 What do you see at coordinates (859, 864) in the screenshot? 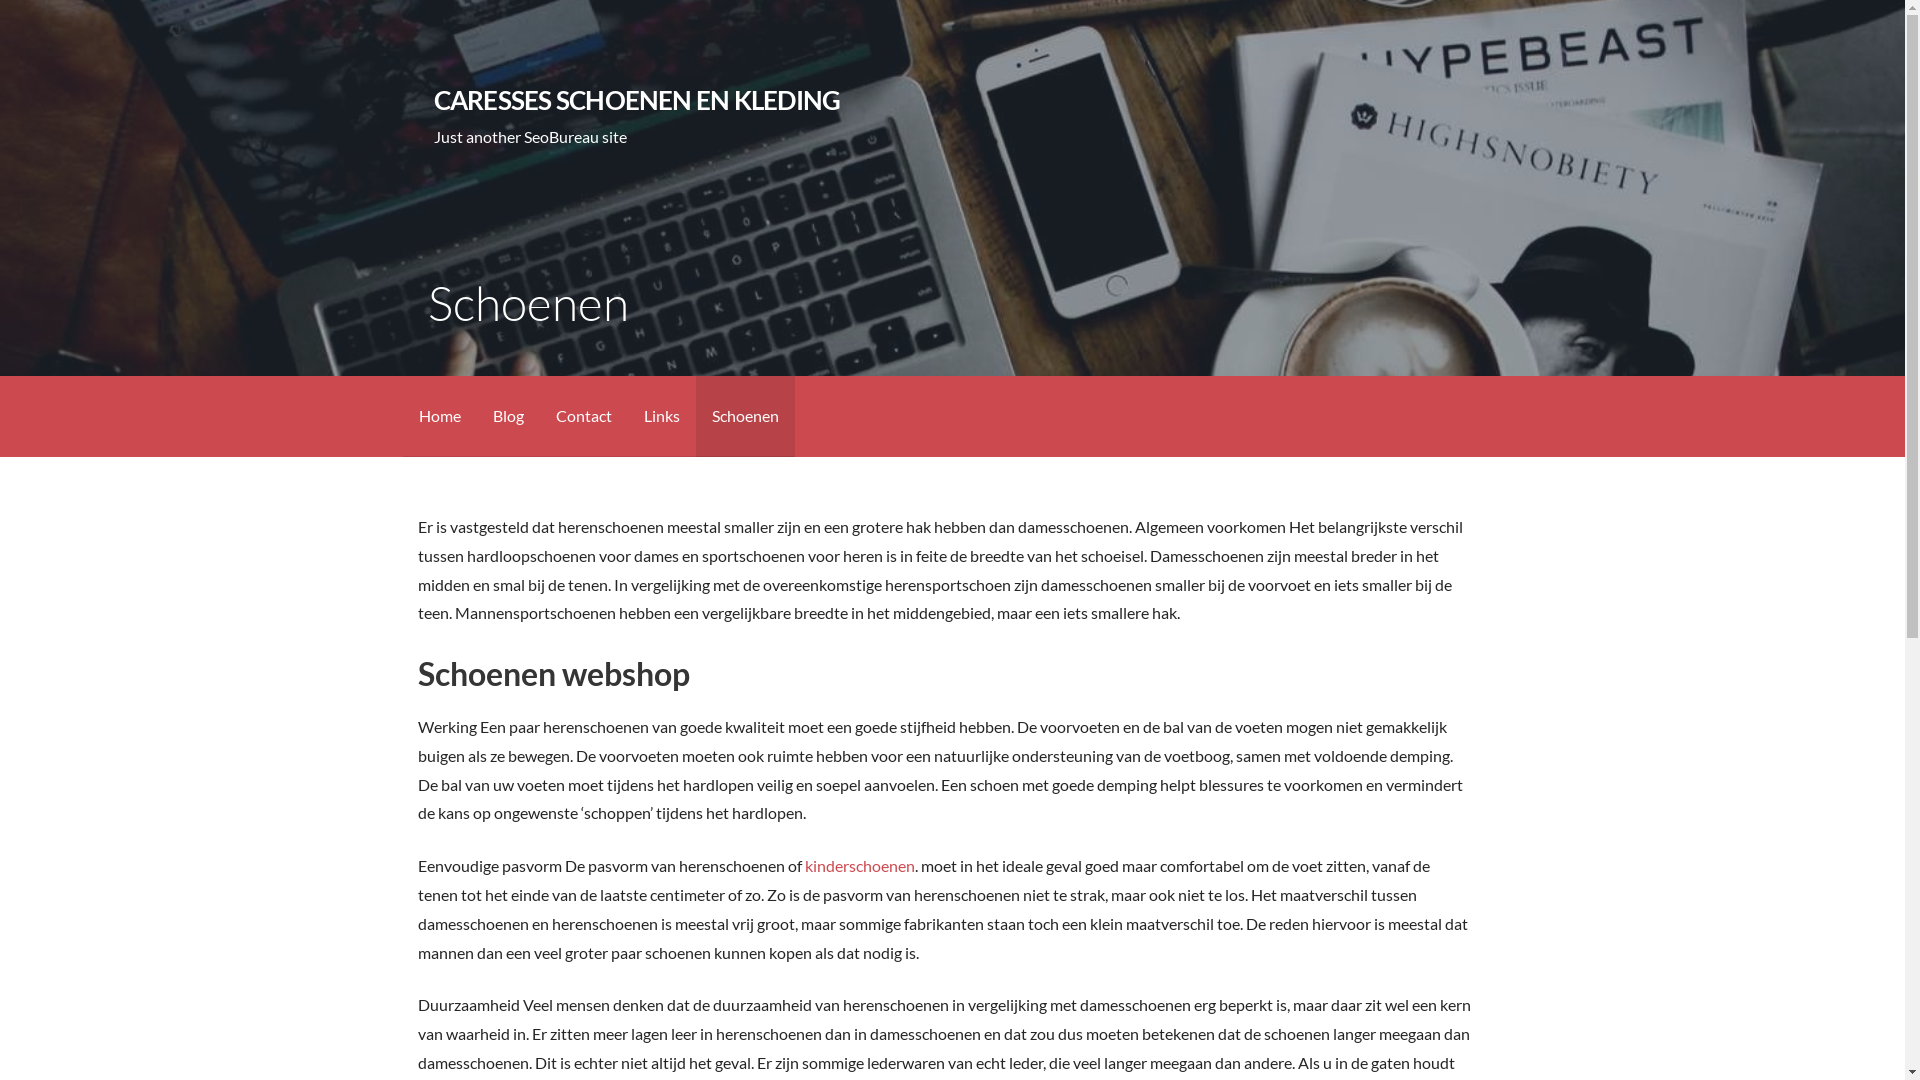
I see `'kinderschoenen'` at bounding box center [859, 864].